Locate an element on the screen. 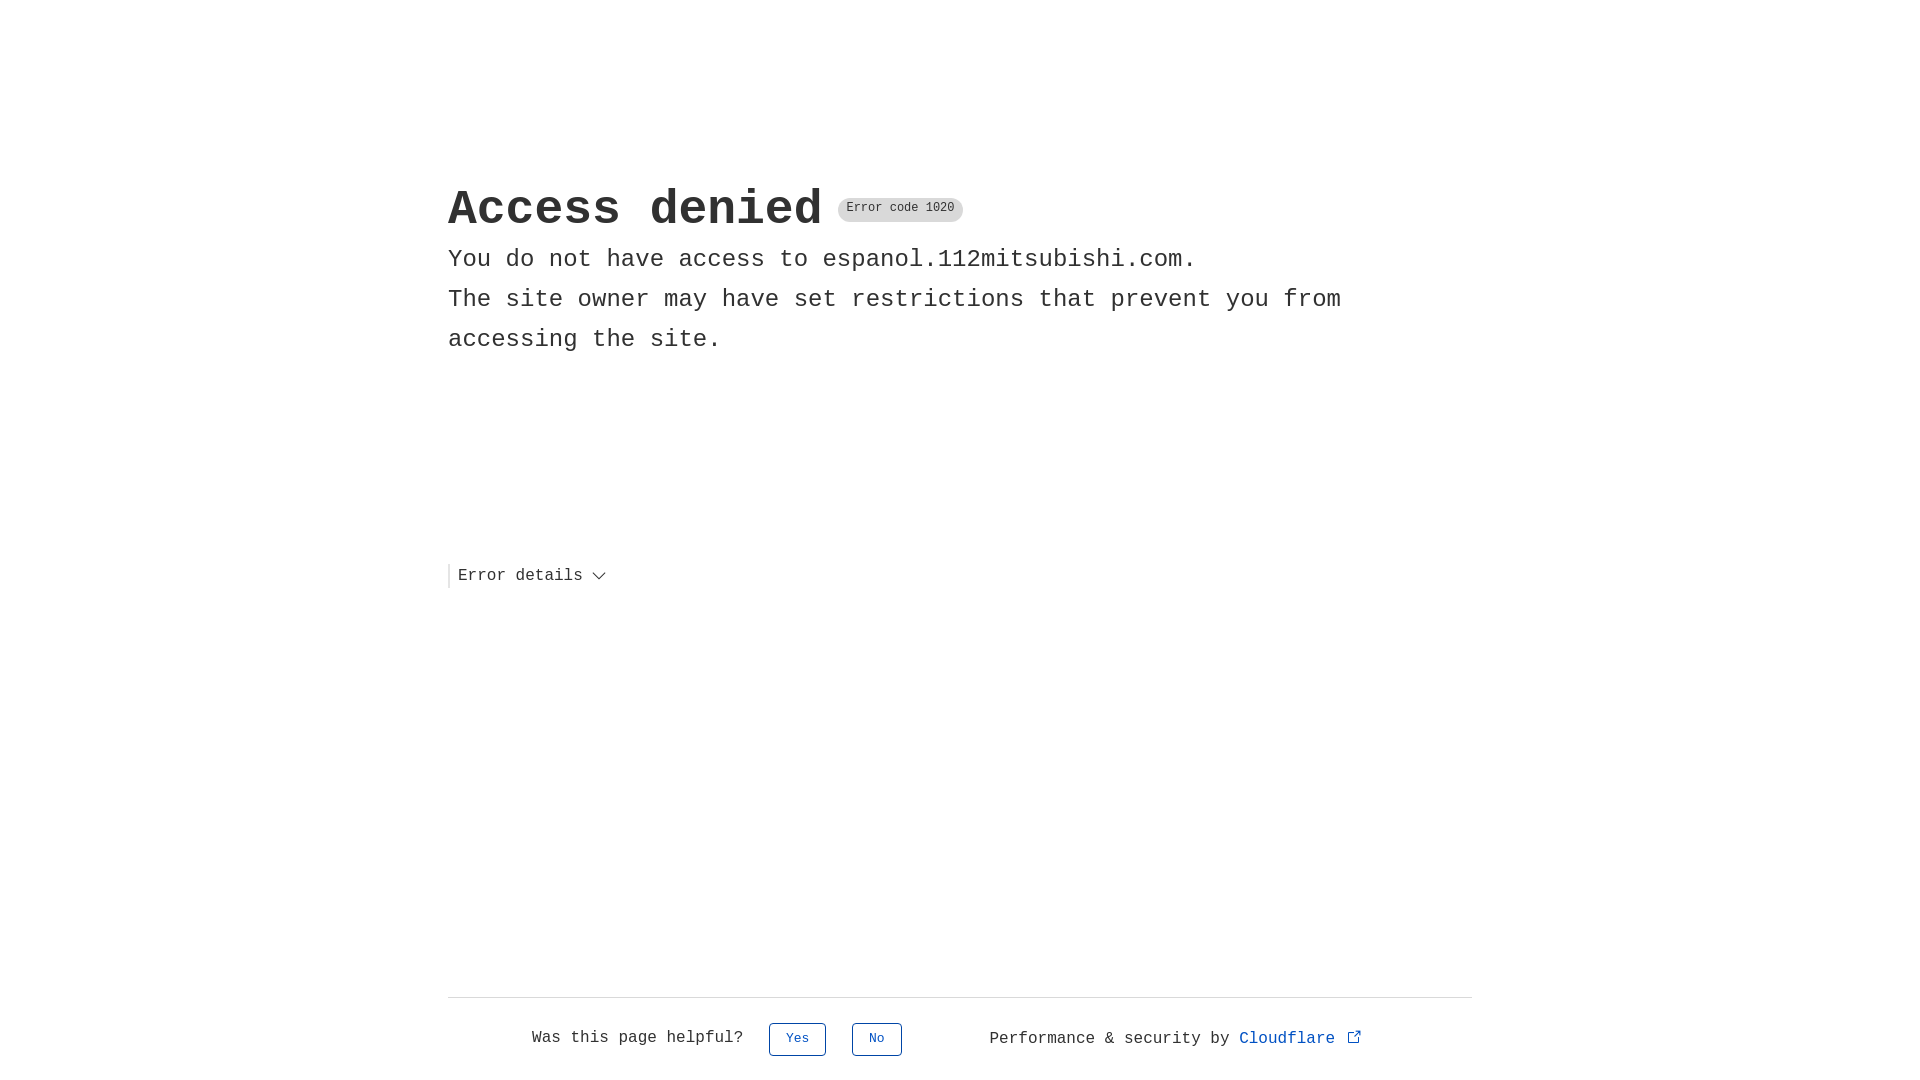 This screenshot has width=1920, height=1080. 'Cloudflare' is located at coordinates (1301, 1037).